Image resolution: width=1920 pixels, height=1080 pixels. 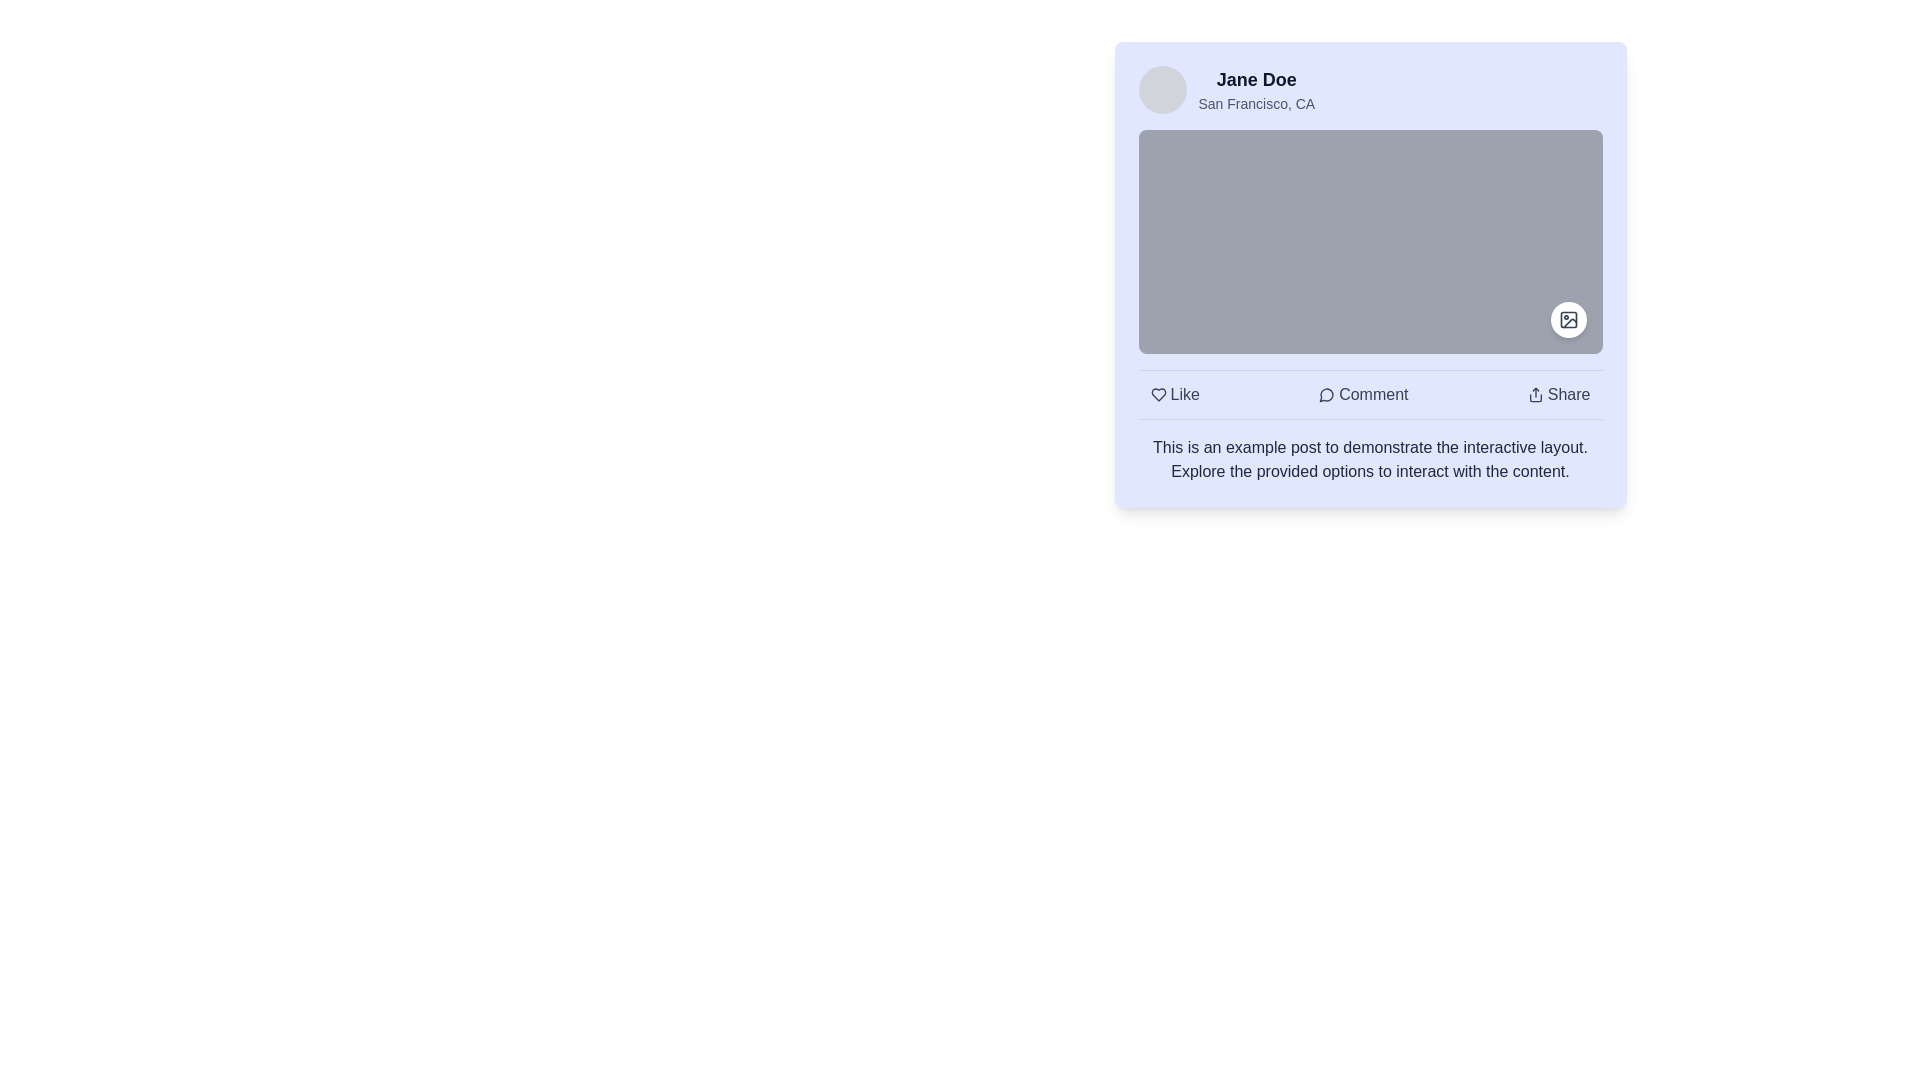 What do you see at coordinates (1534, 394) in the screenshot?
I see `the minimalistic upward arrow icon located to the left of the 'Share' text for additional options` at bounding box center [1534, 394].